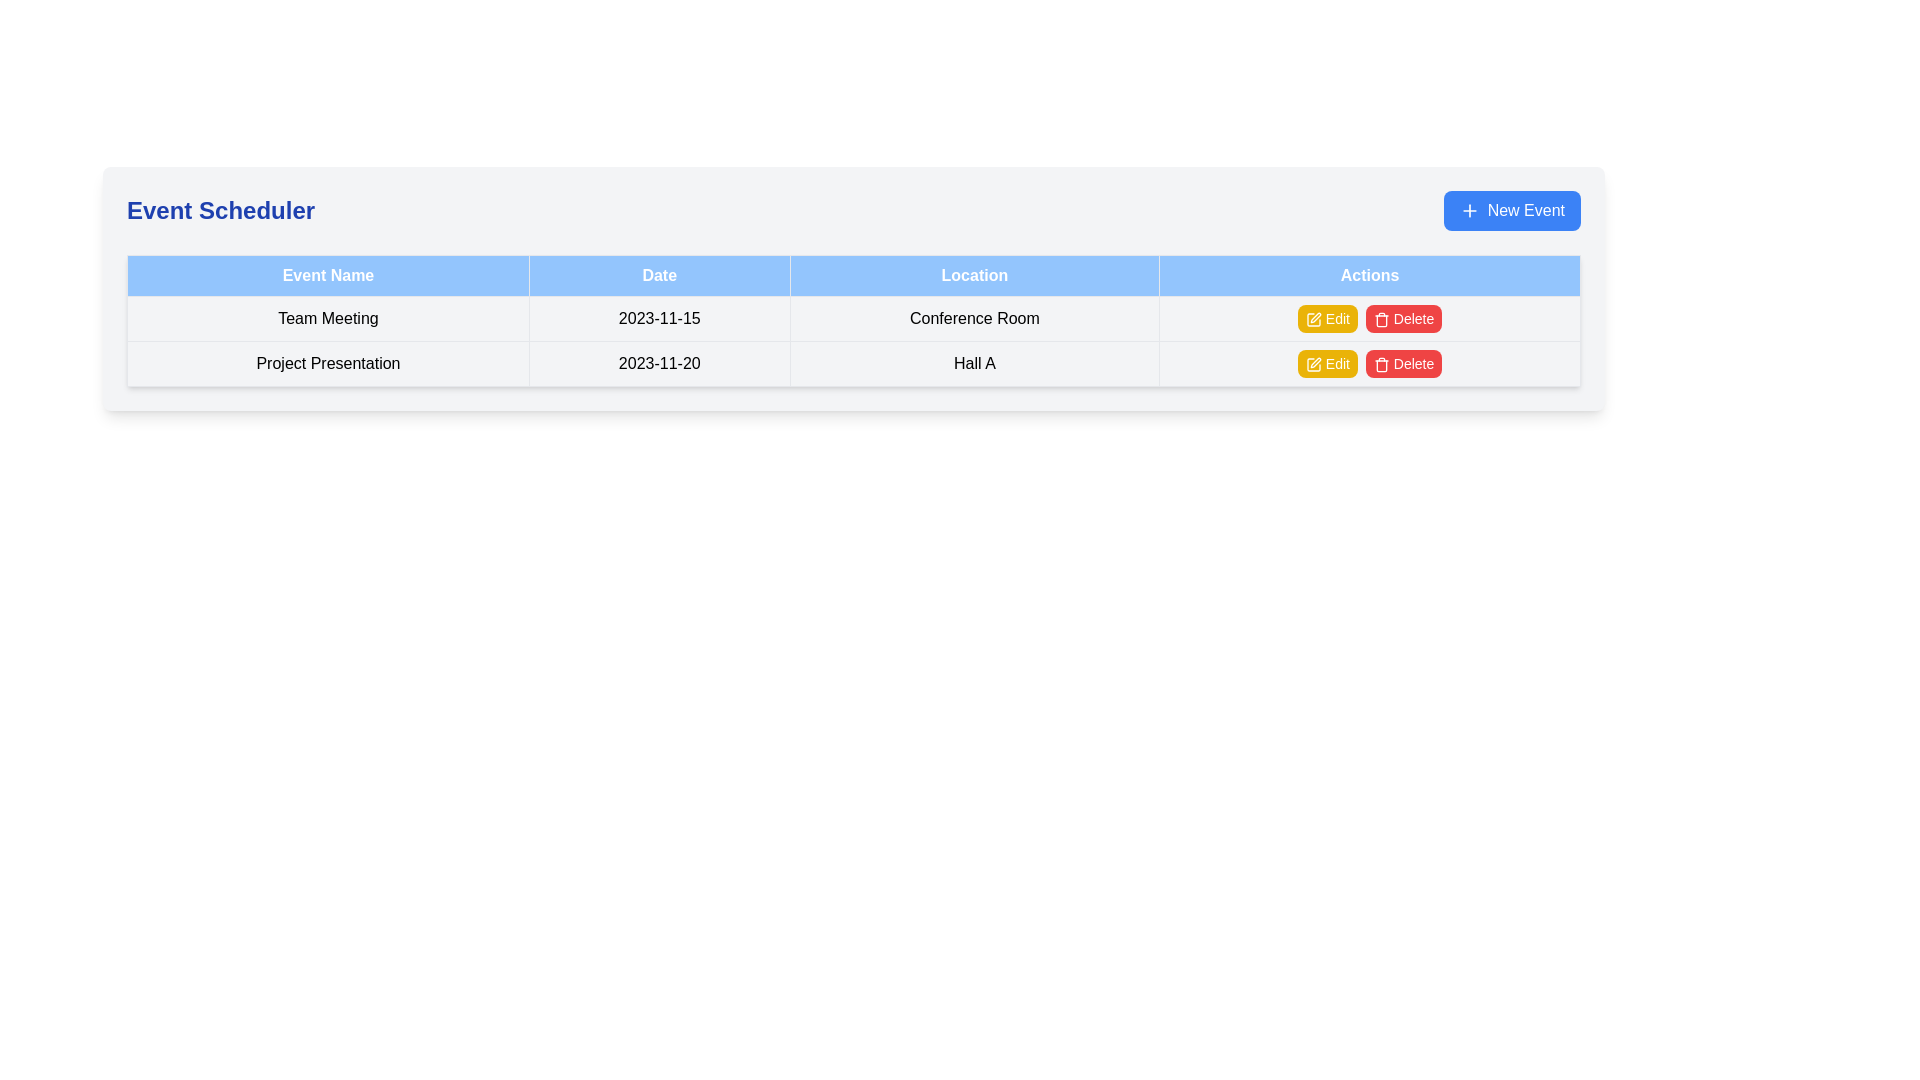  What do you see at coordinates (1469, 211) in the screenshot?
I see `the add icon located to the left of the 'New Event' text within the blue rounded rectangular button to observe the visual change of the button` at bounding box center [1469, 211].